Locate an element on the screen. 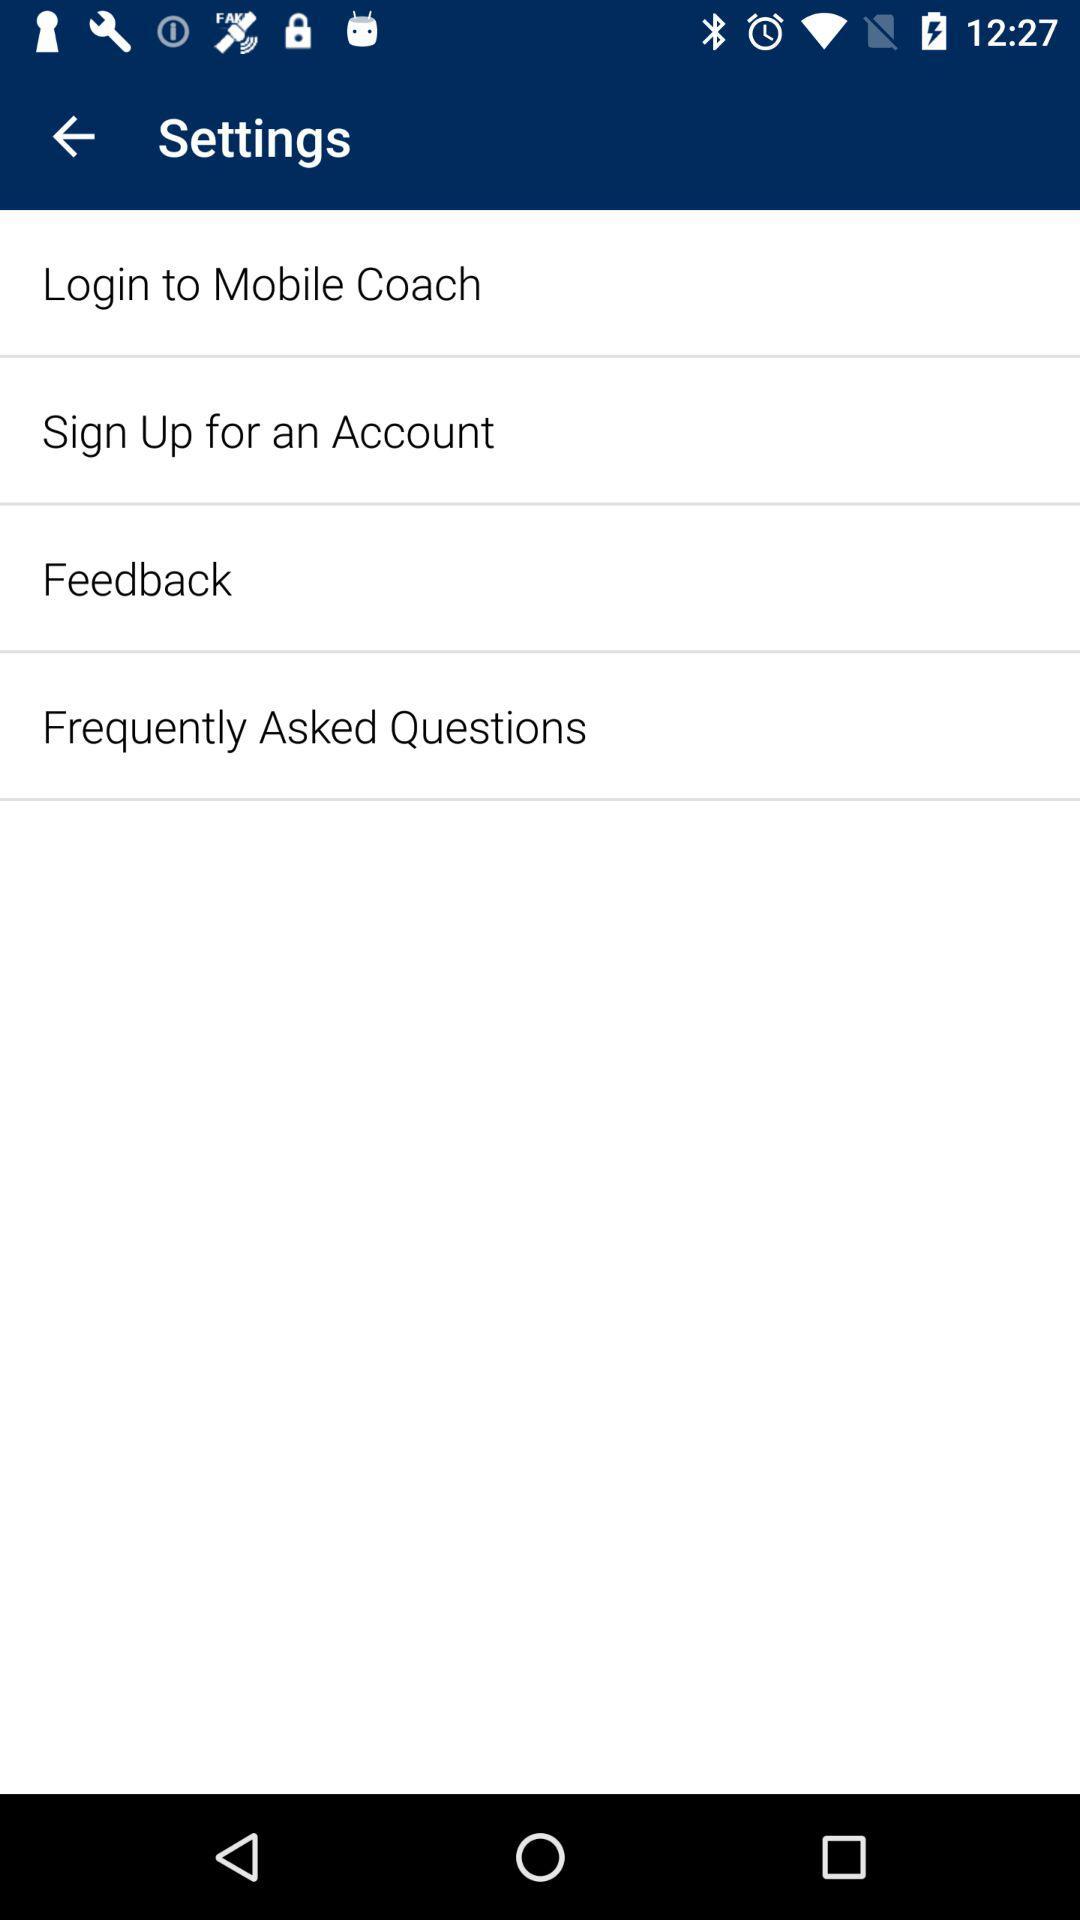 The height and width of the screenshot is (1920, 1080). the sign up for icon is located at coordinates (267, 429).